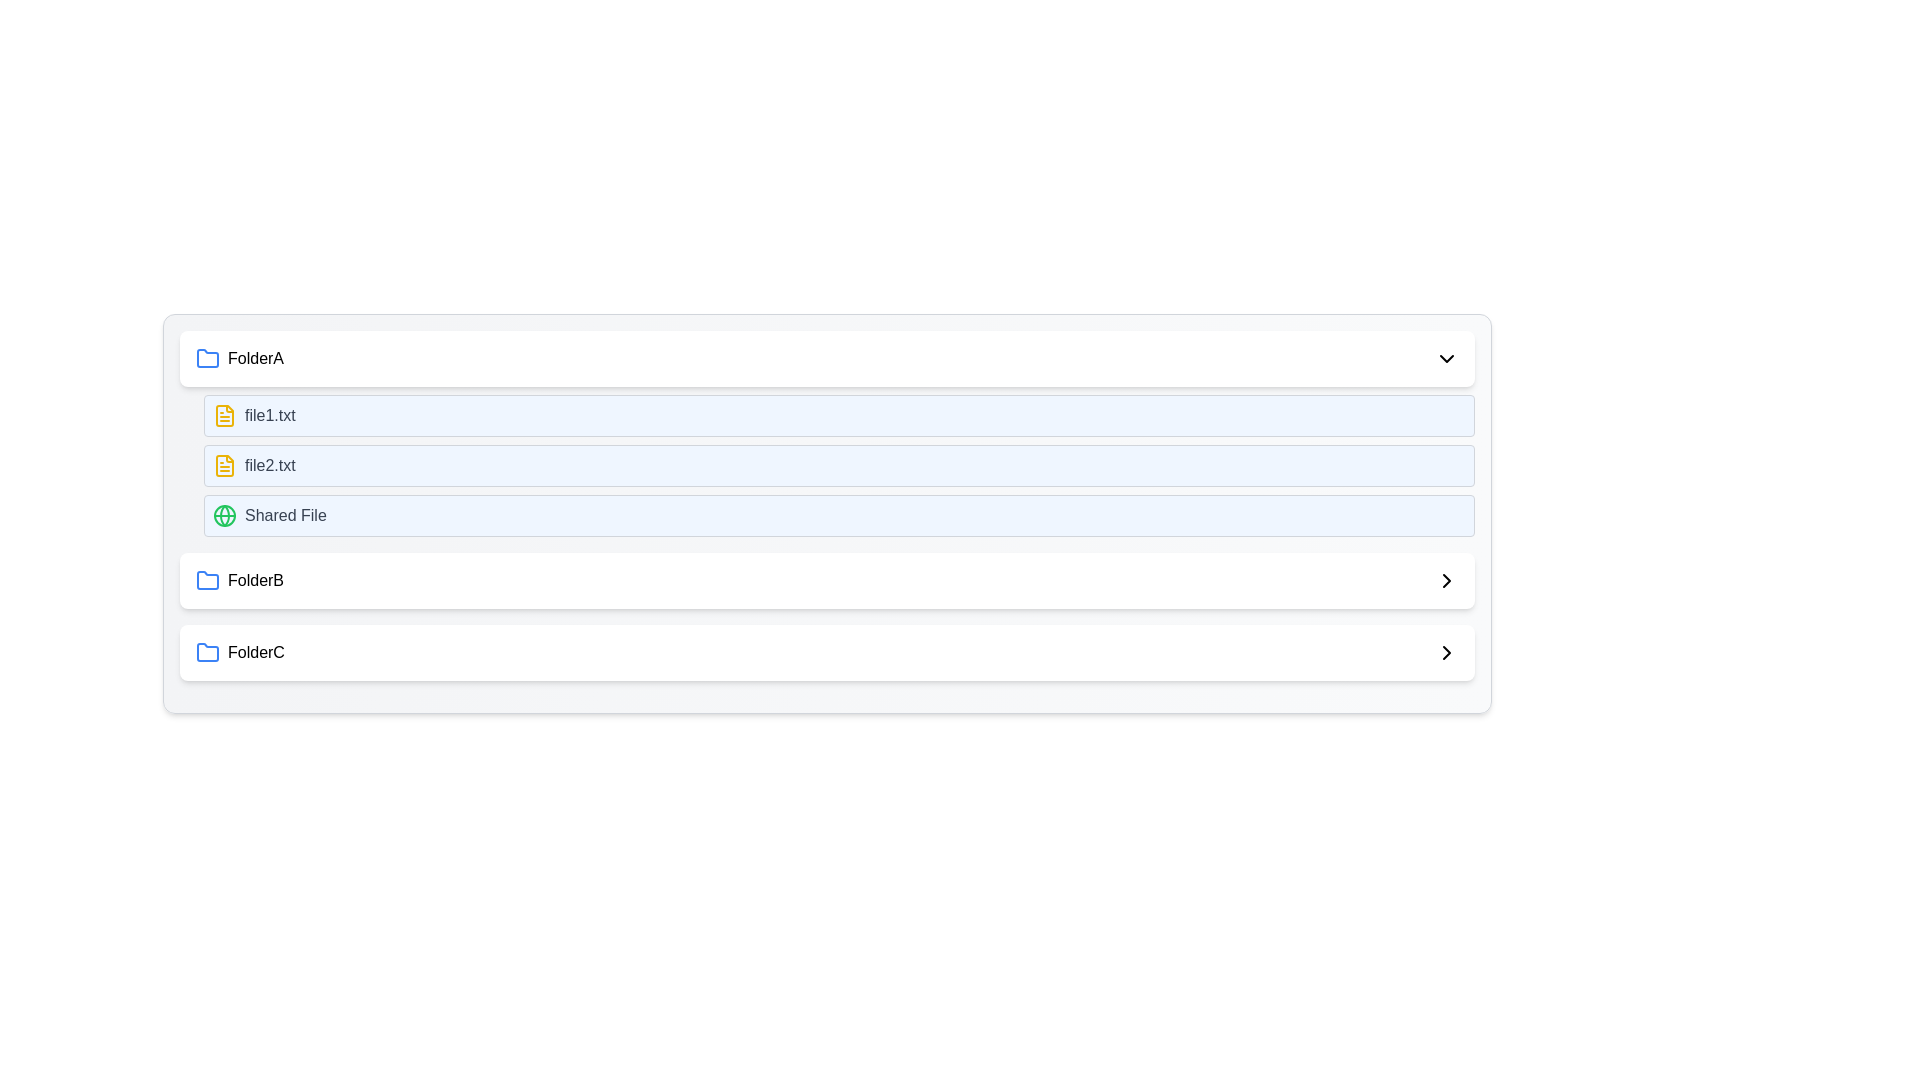 The image size is (1920, 1080). Describe the element at coordinates (827, 581) in the screenshot. I see `the navigational list item for 'FolderB'` at that location.